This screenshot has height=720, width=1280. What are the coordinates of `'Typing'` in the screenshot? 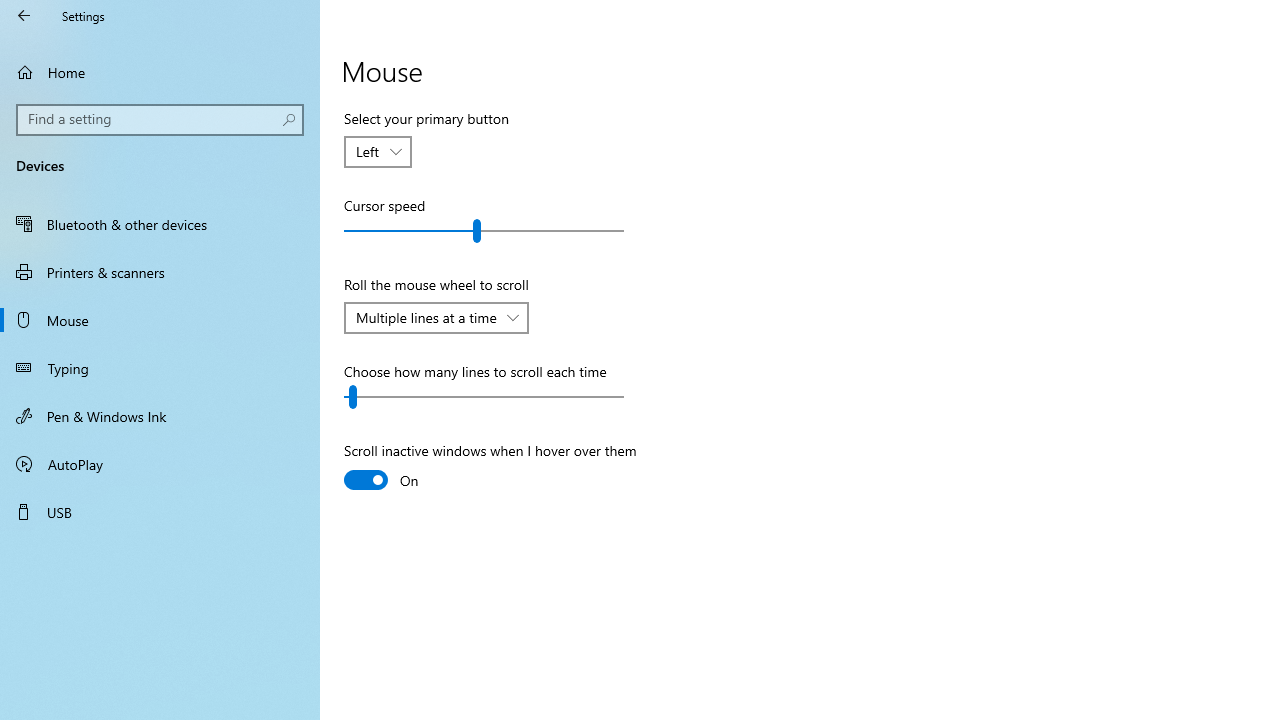 It's located at (160, 367).